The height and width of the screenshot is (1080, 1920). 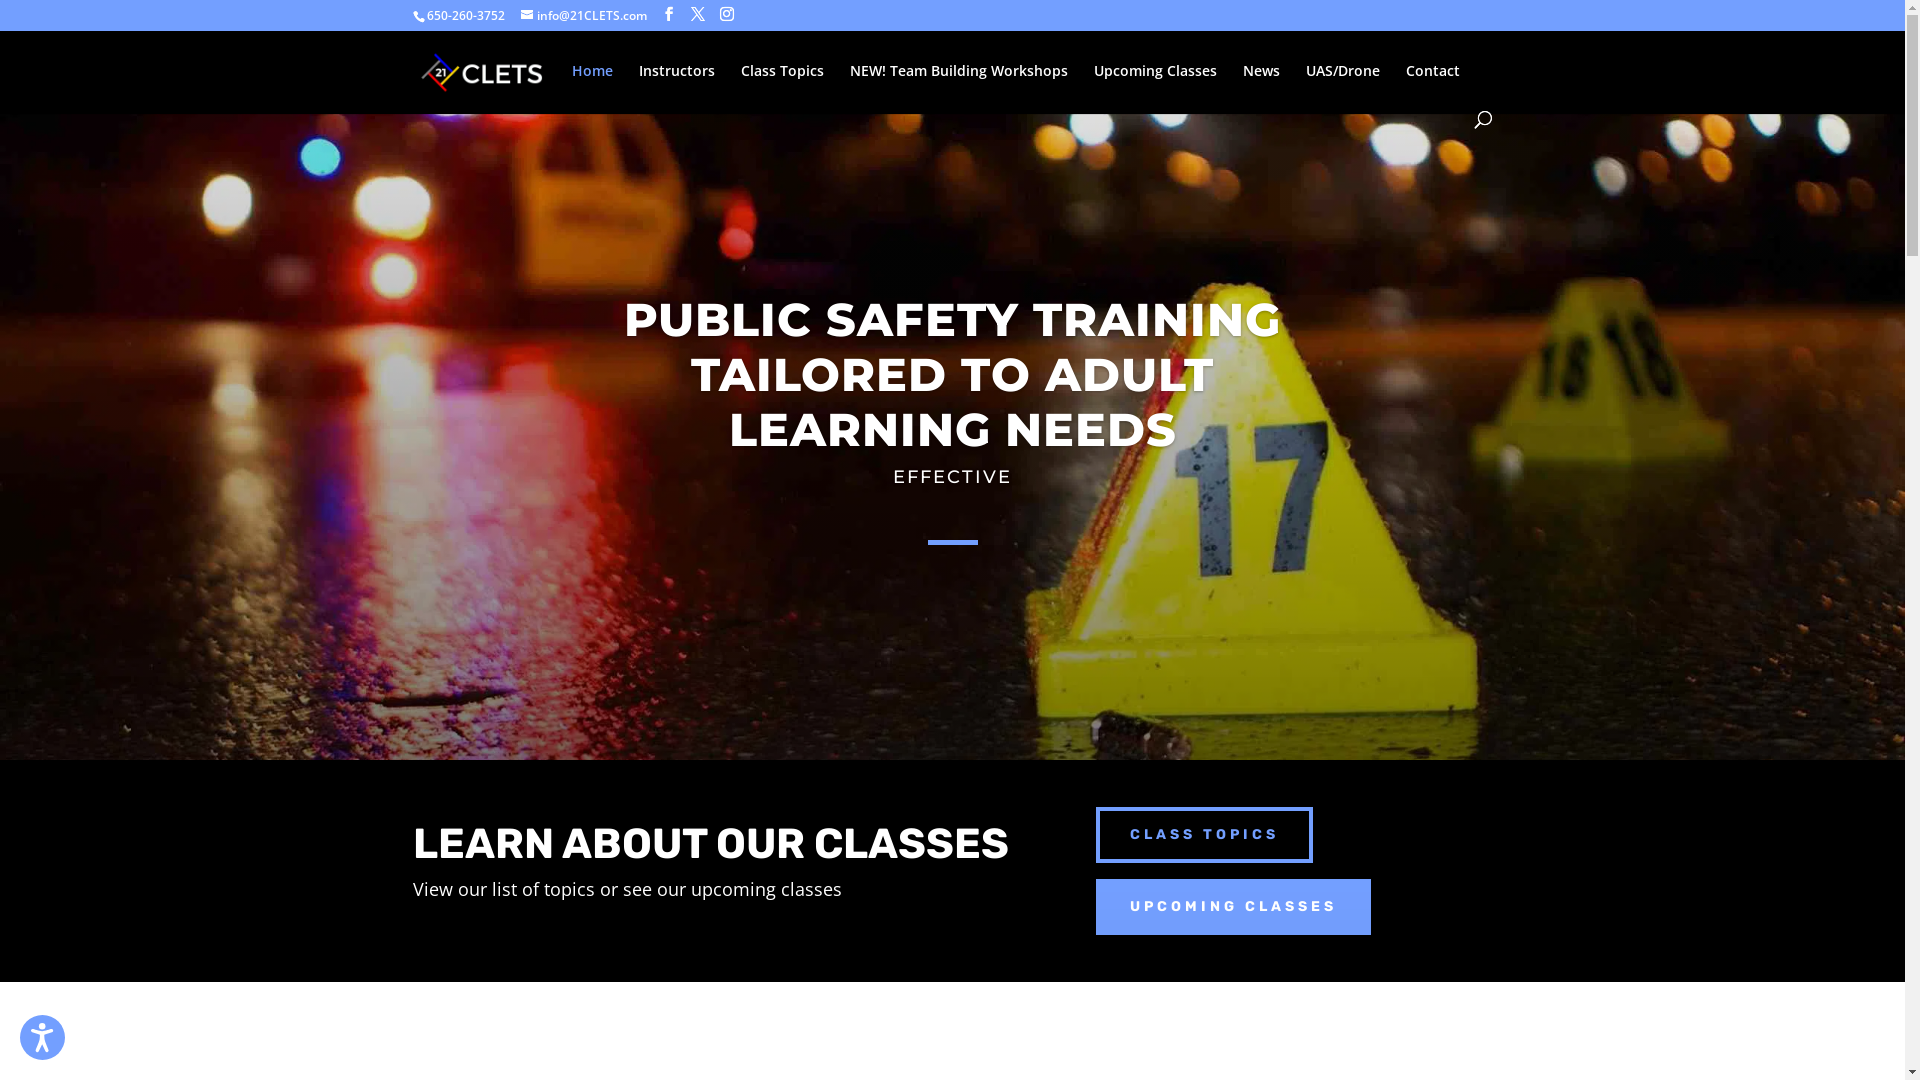 What do you see at coordinates (581, 15) in the screenshot?
I see `'info@21CLETS.com'` at bounding box center [581, 15].